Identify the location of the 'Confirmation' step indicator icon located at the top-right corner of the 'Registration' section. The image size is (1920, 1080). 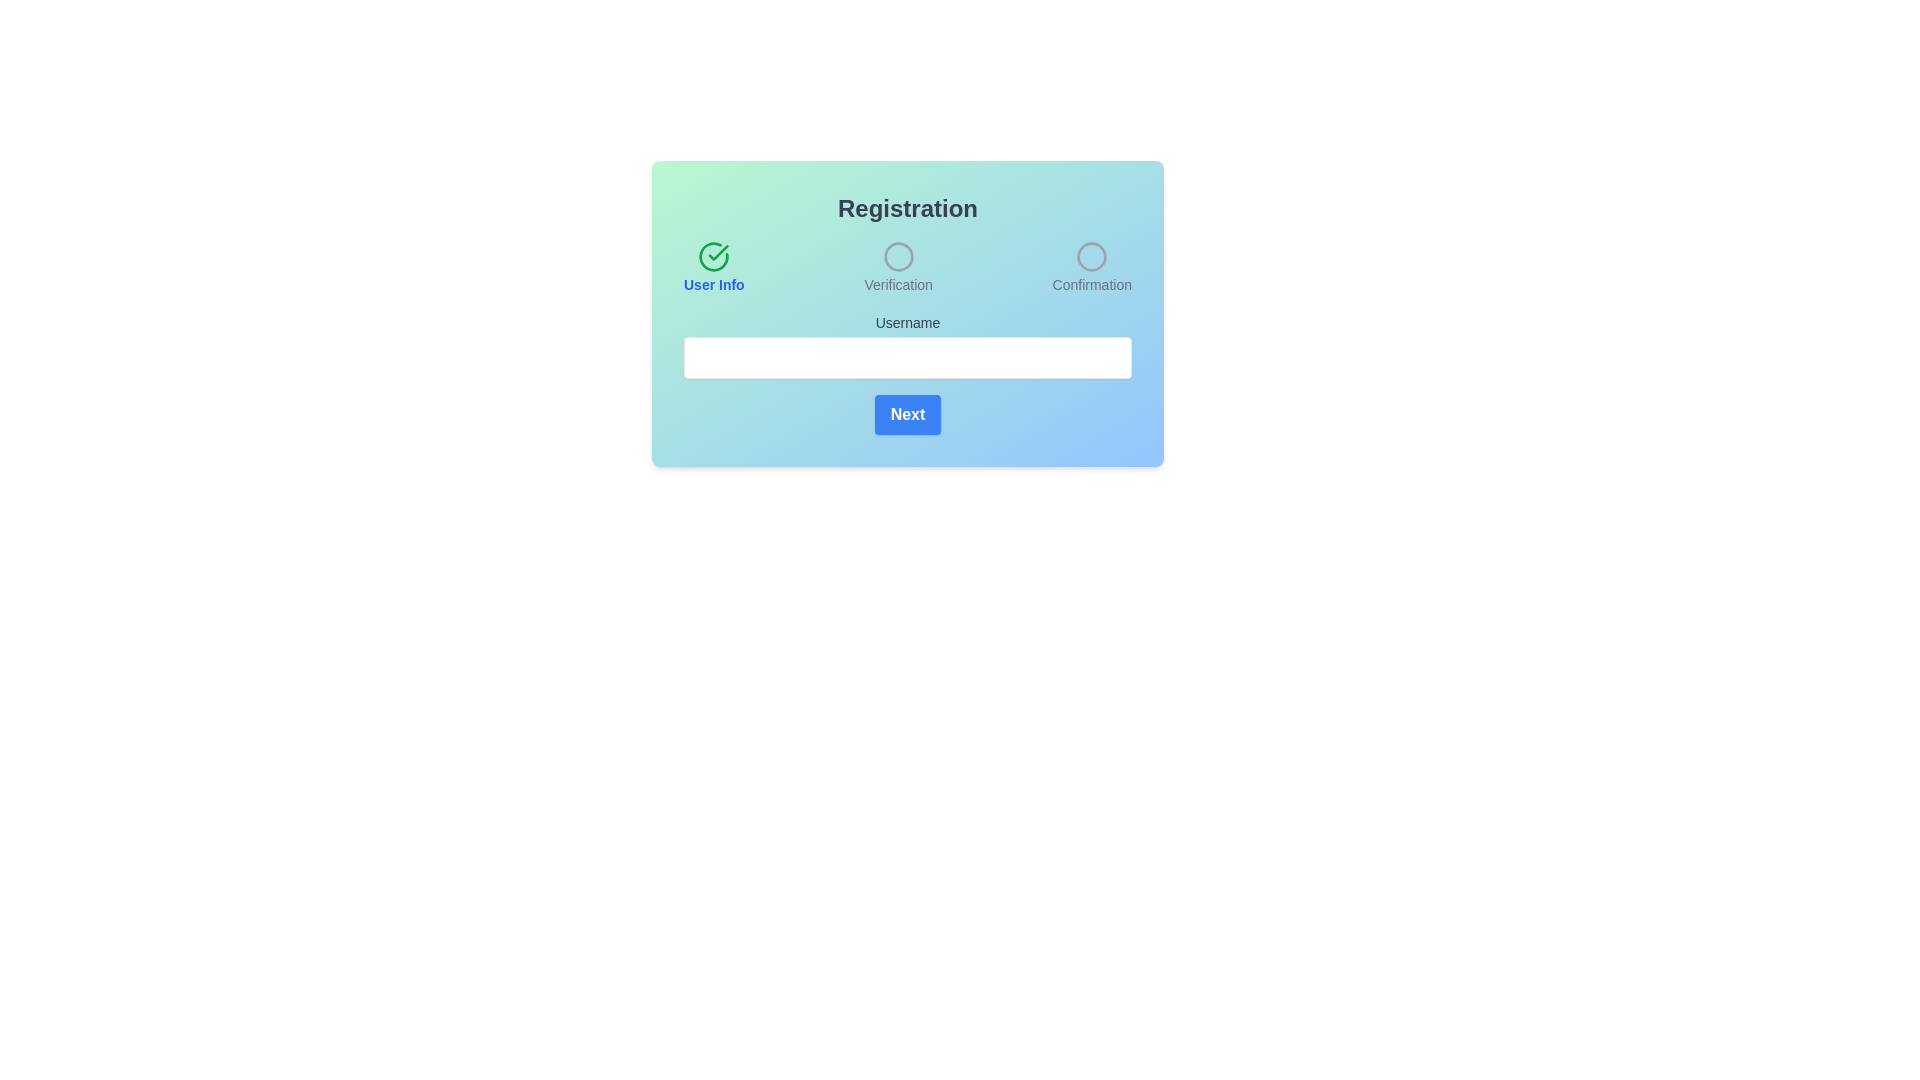
(1091, 256).